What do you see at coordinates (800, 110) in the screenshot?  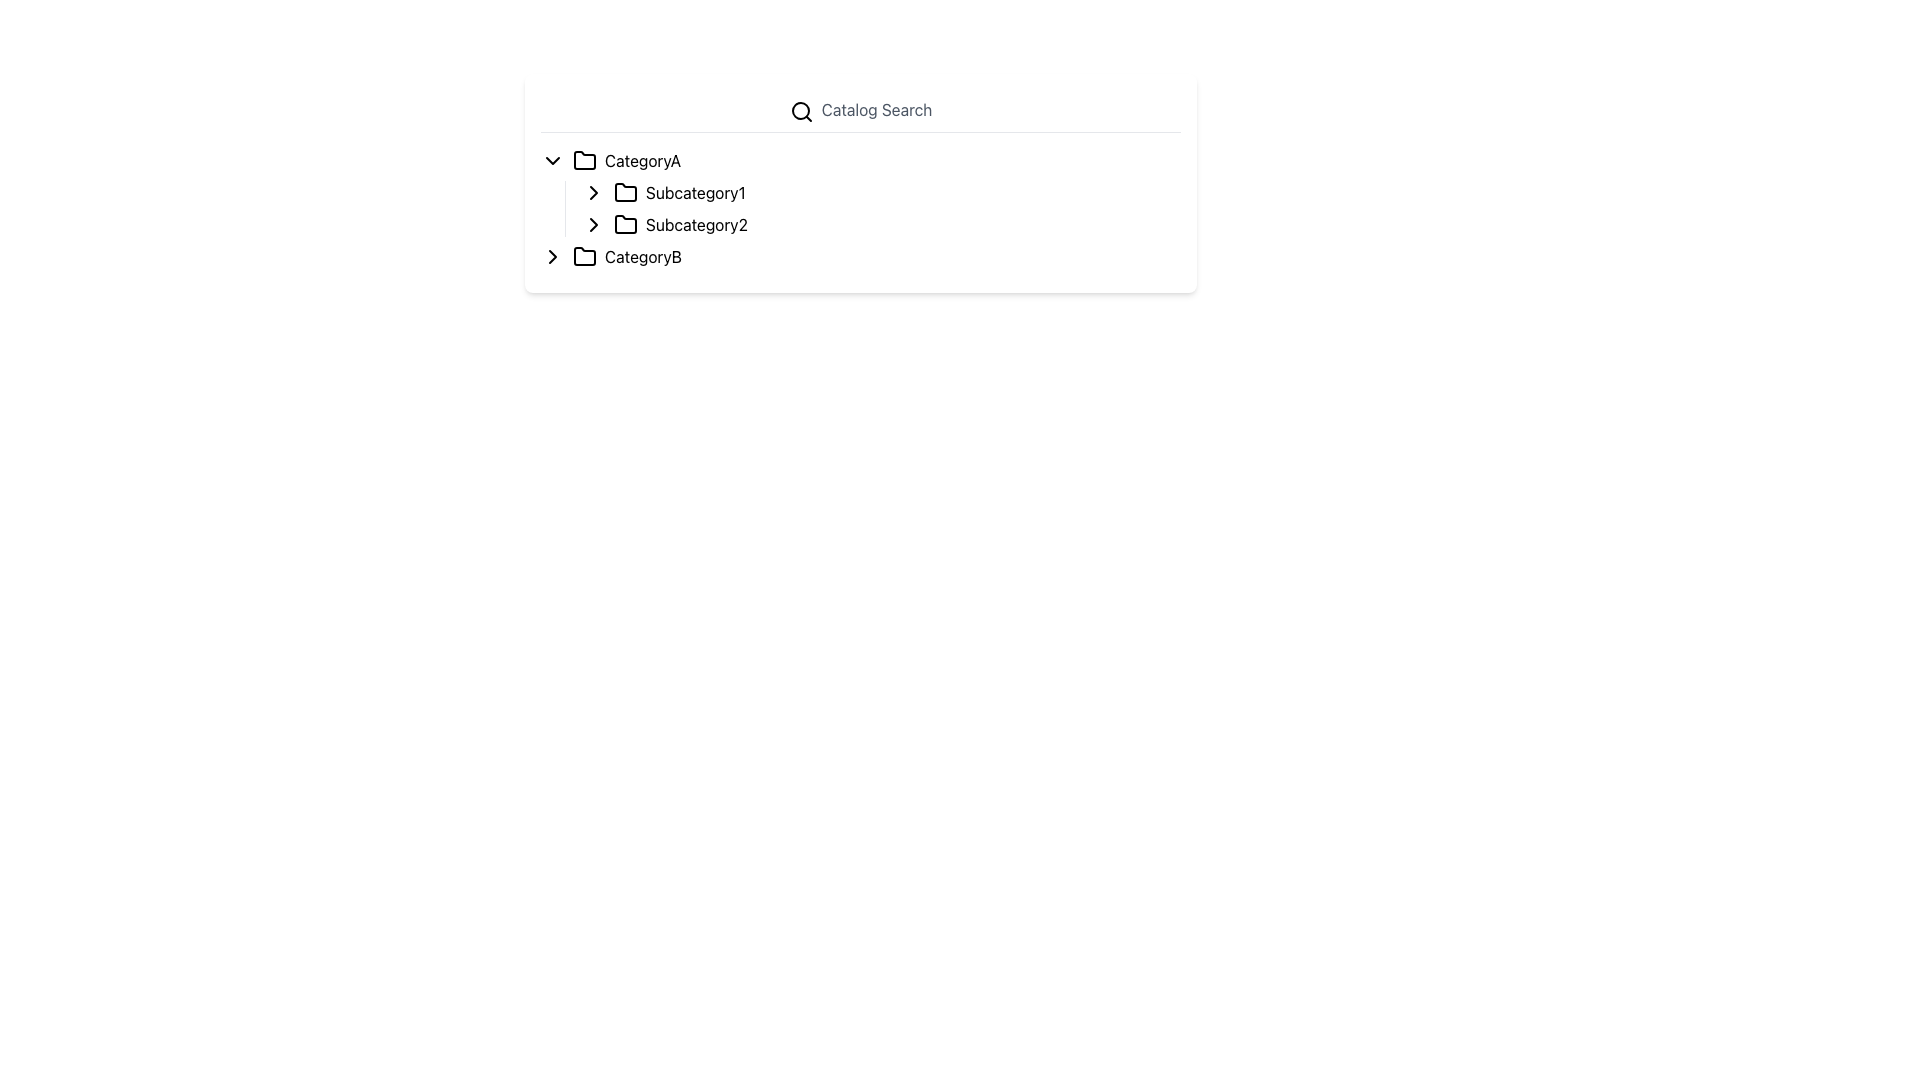 I see `the circular icon that forms the main part of the magnifying glass's lens in the search icon, which is located next to the text 'Catalog Search'` at bounding box center [800, 110].